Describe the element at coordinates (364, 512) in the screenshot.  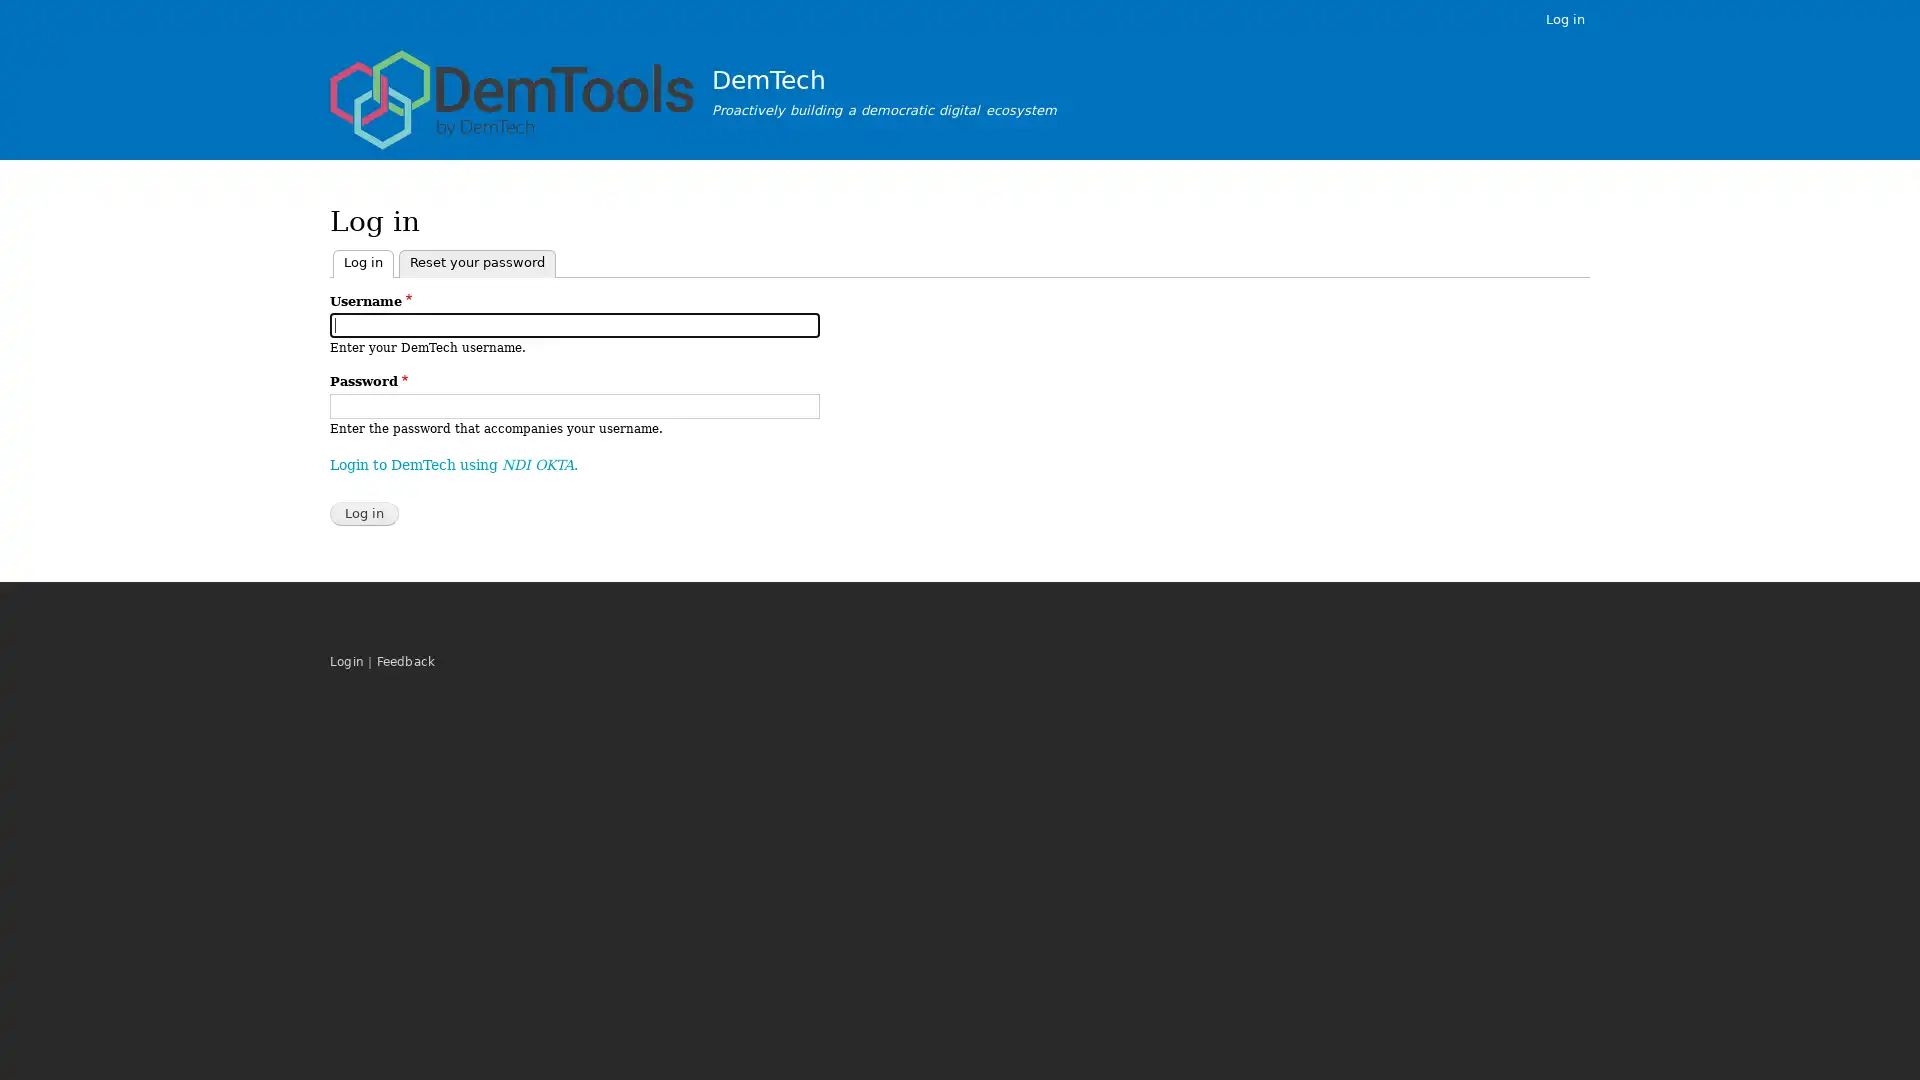
I see `Log in` at that location.